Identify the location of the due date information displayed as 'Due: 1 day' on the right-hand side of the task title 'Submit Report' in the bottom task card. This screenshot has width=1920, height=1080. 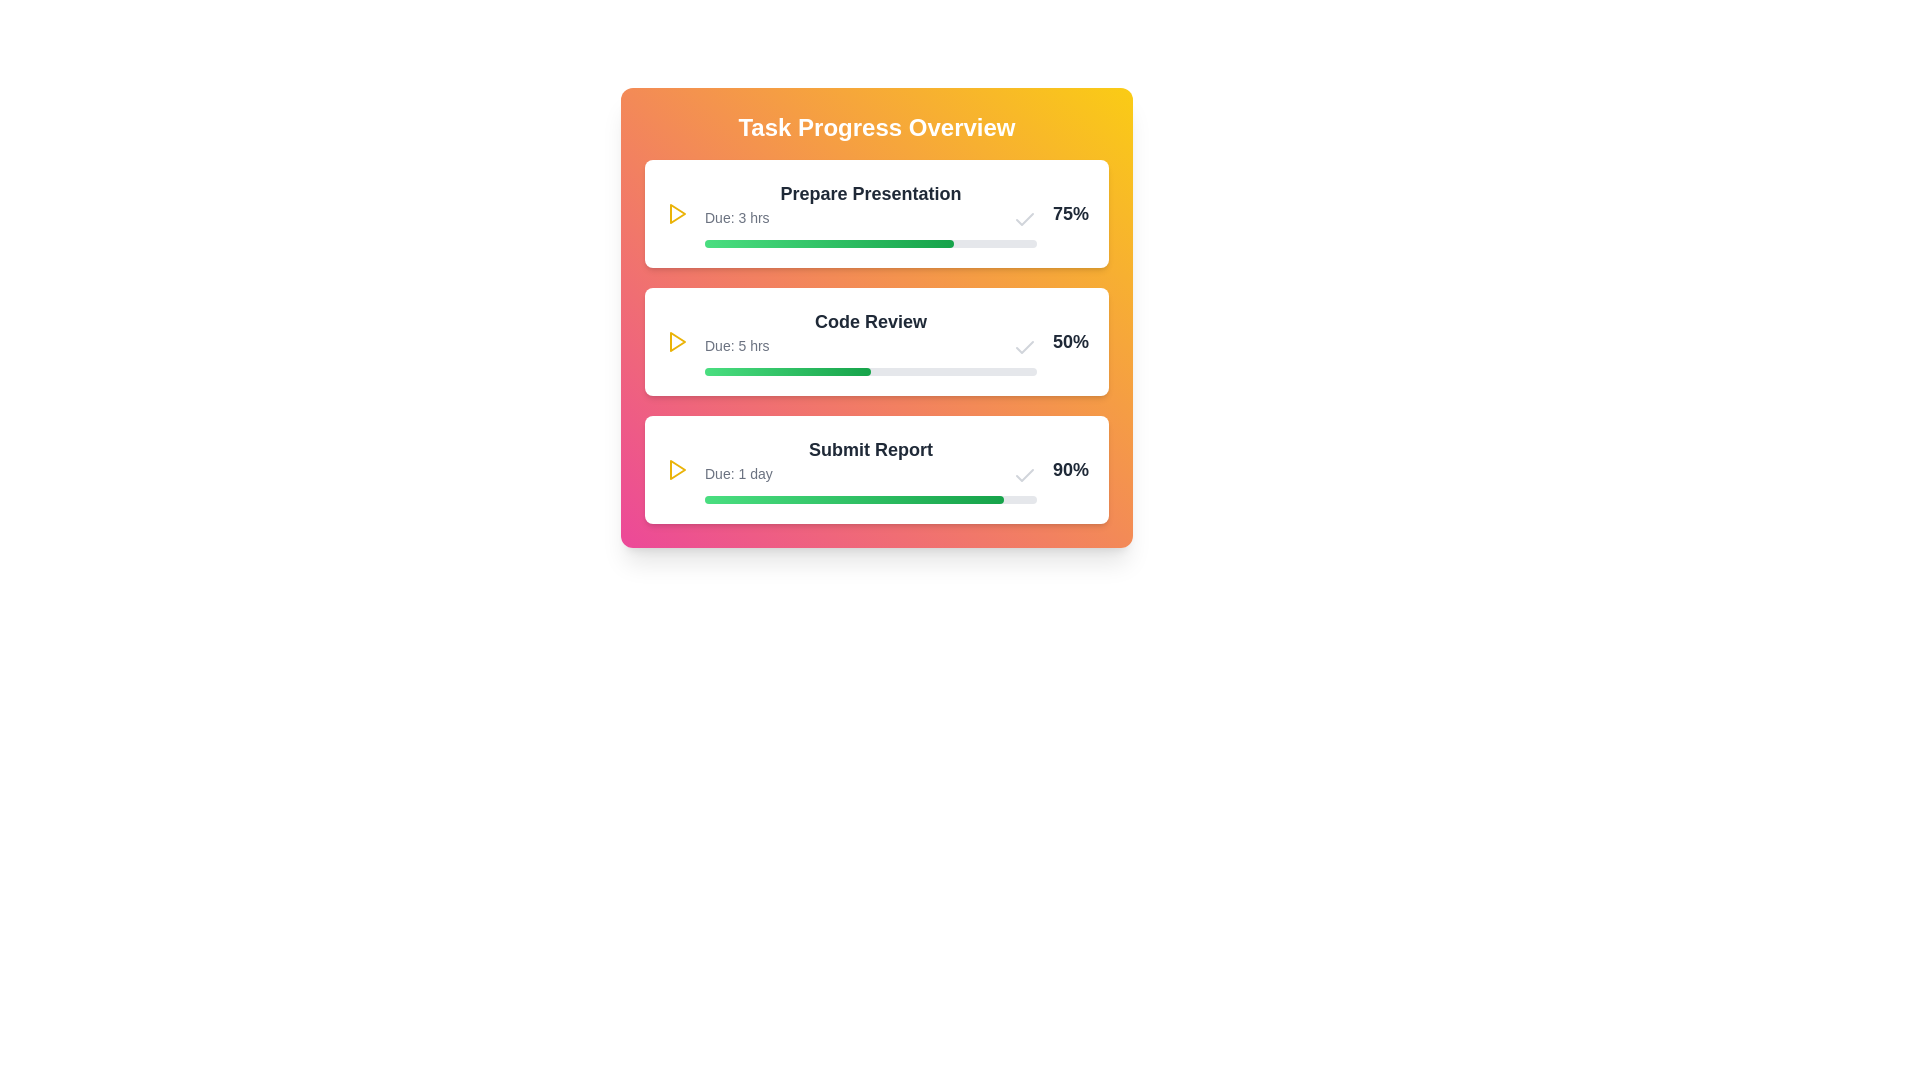
(870, 475).